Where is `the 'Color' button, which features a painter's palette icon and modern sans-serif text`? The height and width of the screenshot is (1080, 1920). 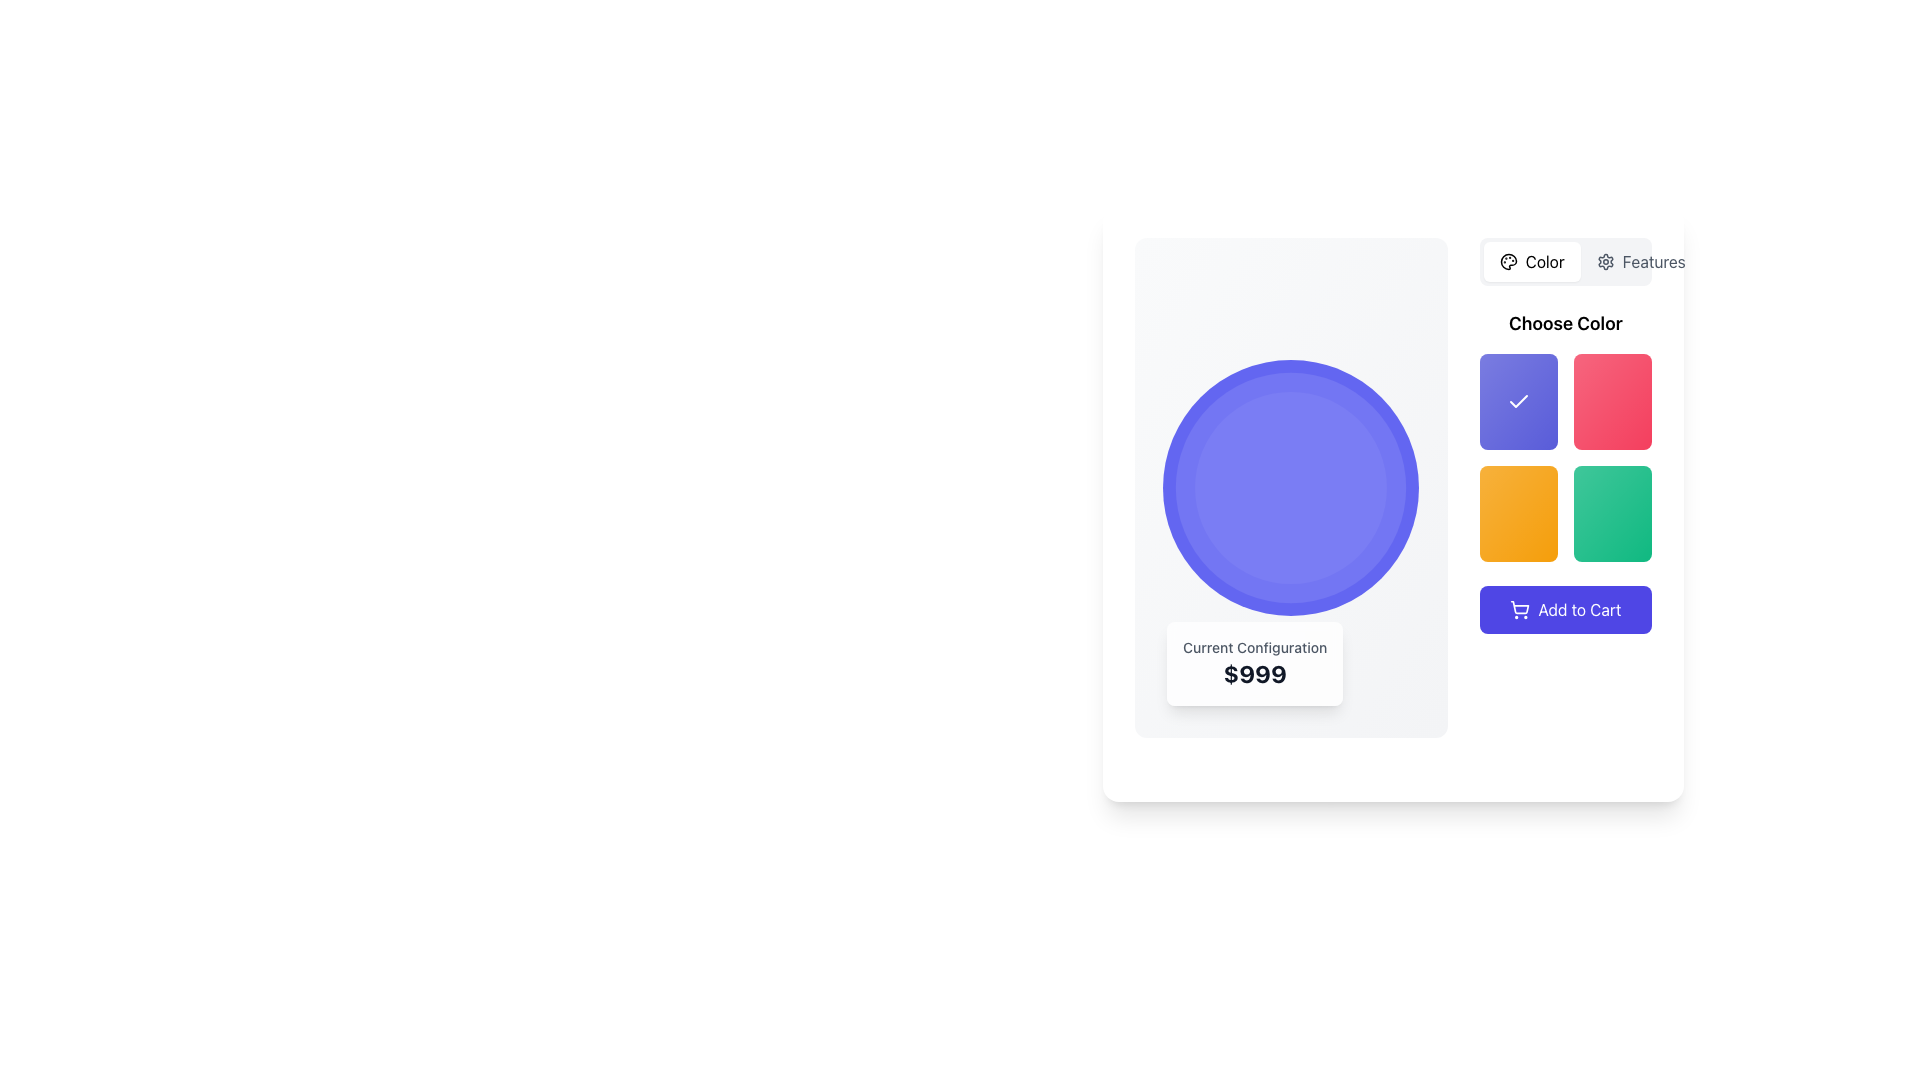 the 'Color' button, which features a painter's palette icon and modern sans-serif text is located at coordinates (1531, 261).